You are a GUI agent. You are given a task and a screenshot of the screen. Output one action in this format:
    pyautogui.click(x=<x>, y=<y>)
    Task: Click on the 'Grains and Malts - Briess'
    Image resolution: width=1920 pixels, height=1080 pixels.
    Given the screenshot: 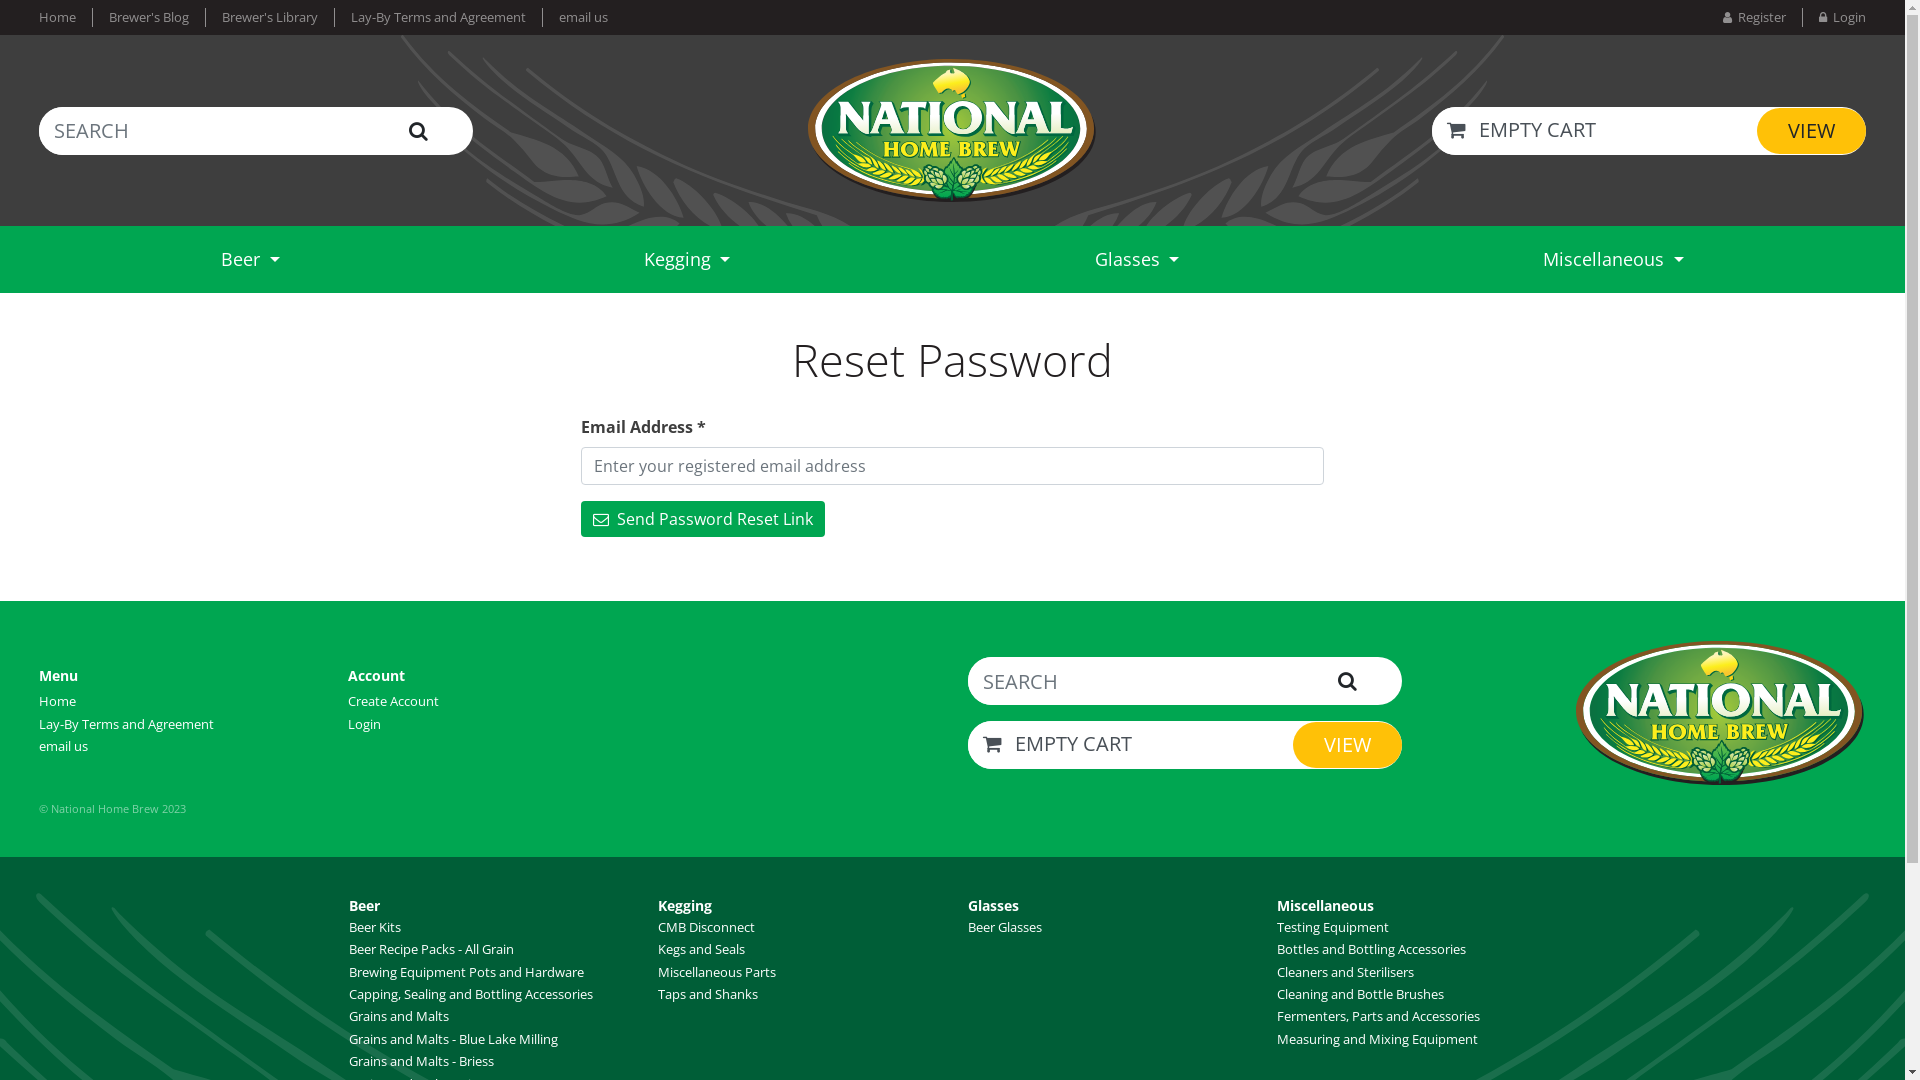 What is the action you would take?
    pyautogui.click(x=349, y=1059)
    